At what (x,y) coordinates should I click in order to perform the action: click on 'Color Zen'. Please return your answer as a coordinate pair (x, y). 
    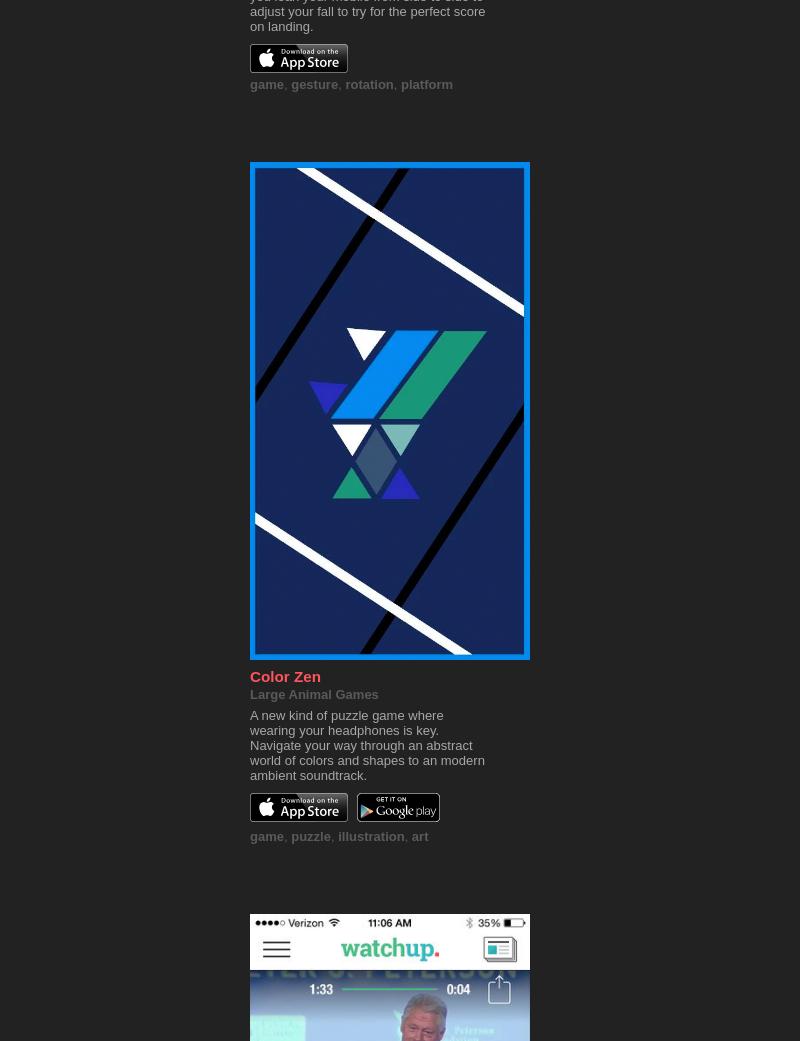
    Looking at the image, I should click on (285, 675).